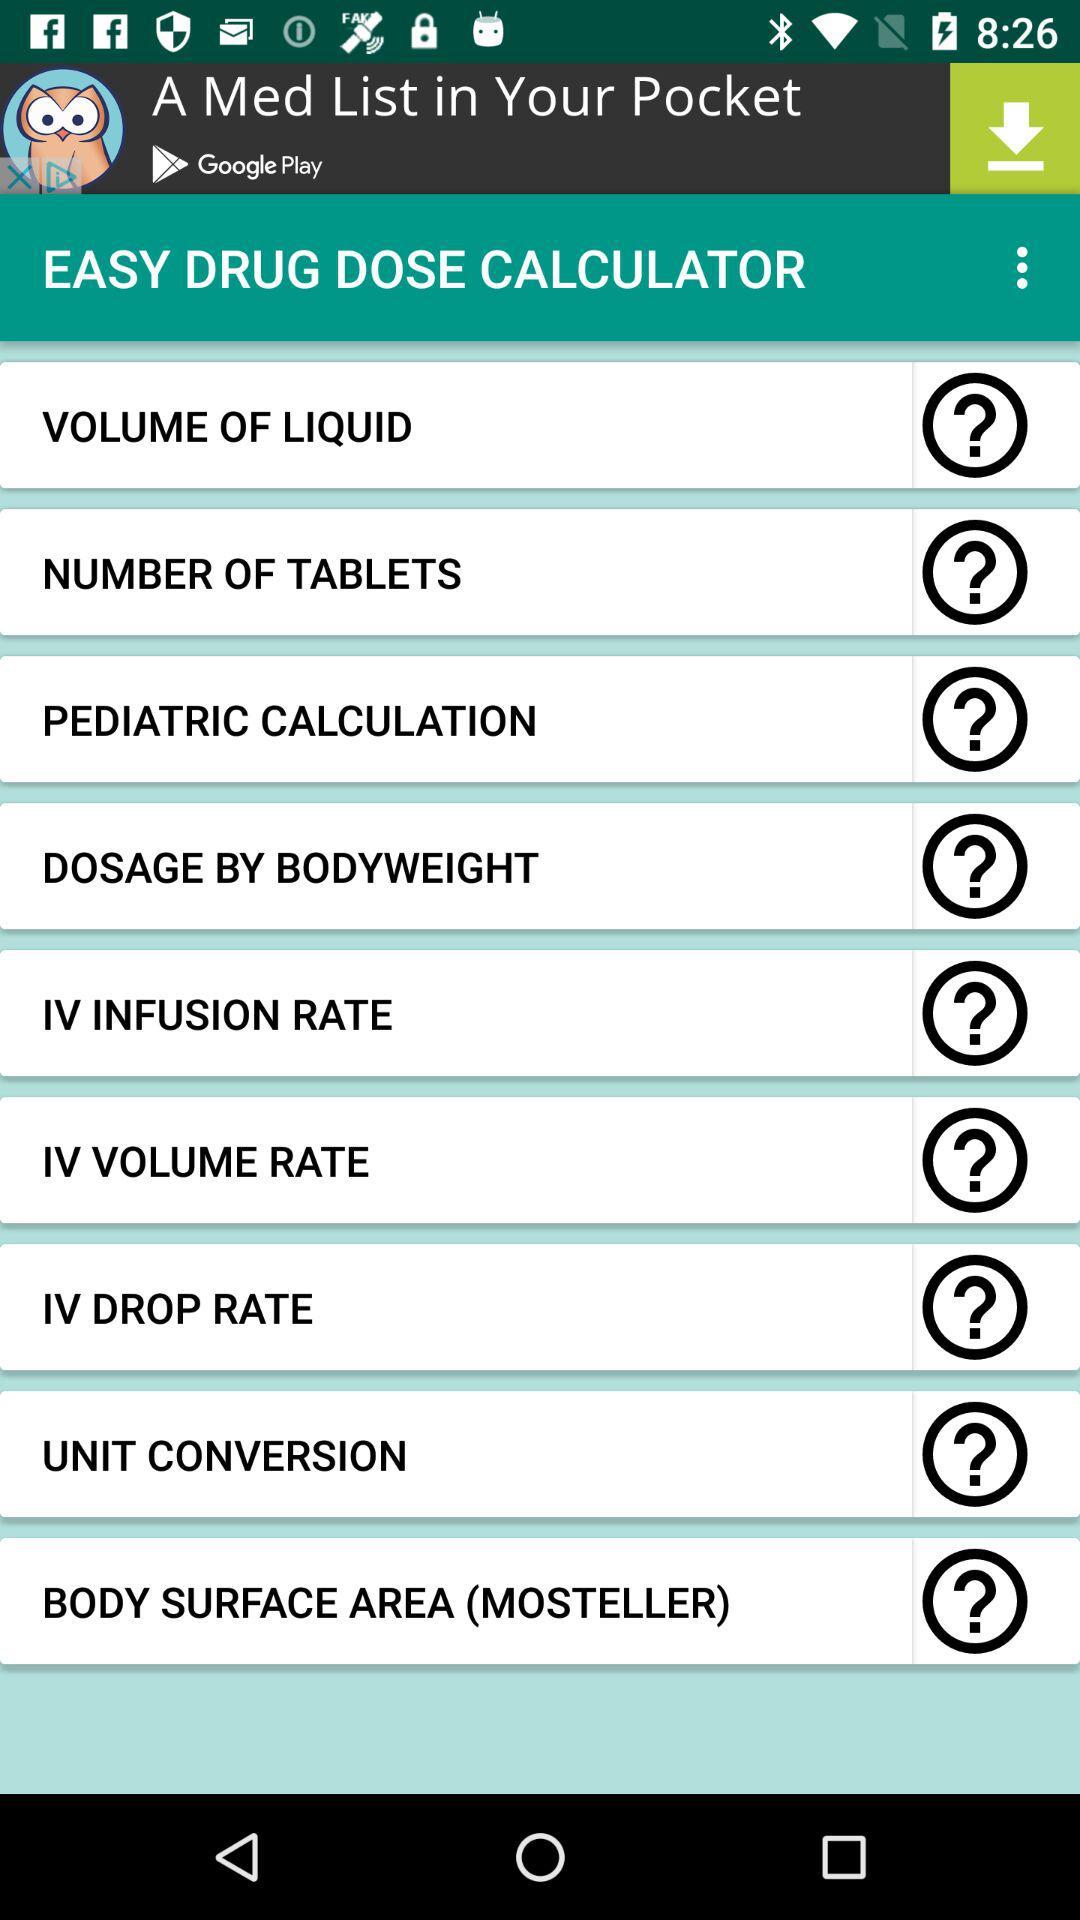  What do you see at coordinates (974, 1601) in the screenshot?
I see `more information` at bounding box center [974, 1601].